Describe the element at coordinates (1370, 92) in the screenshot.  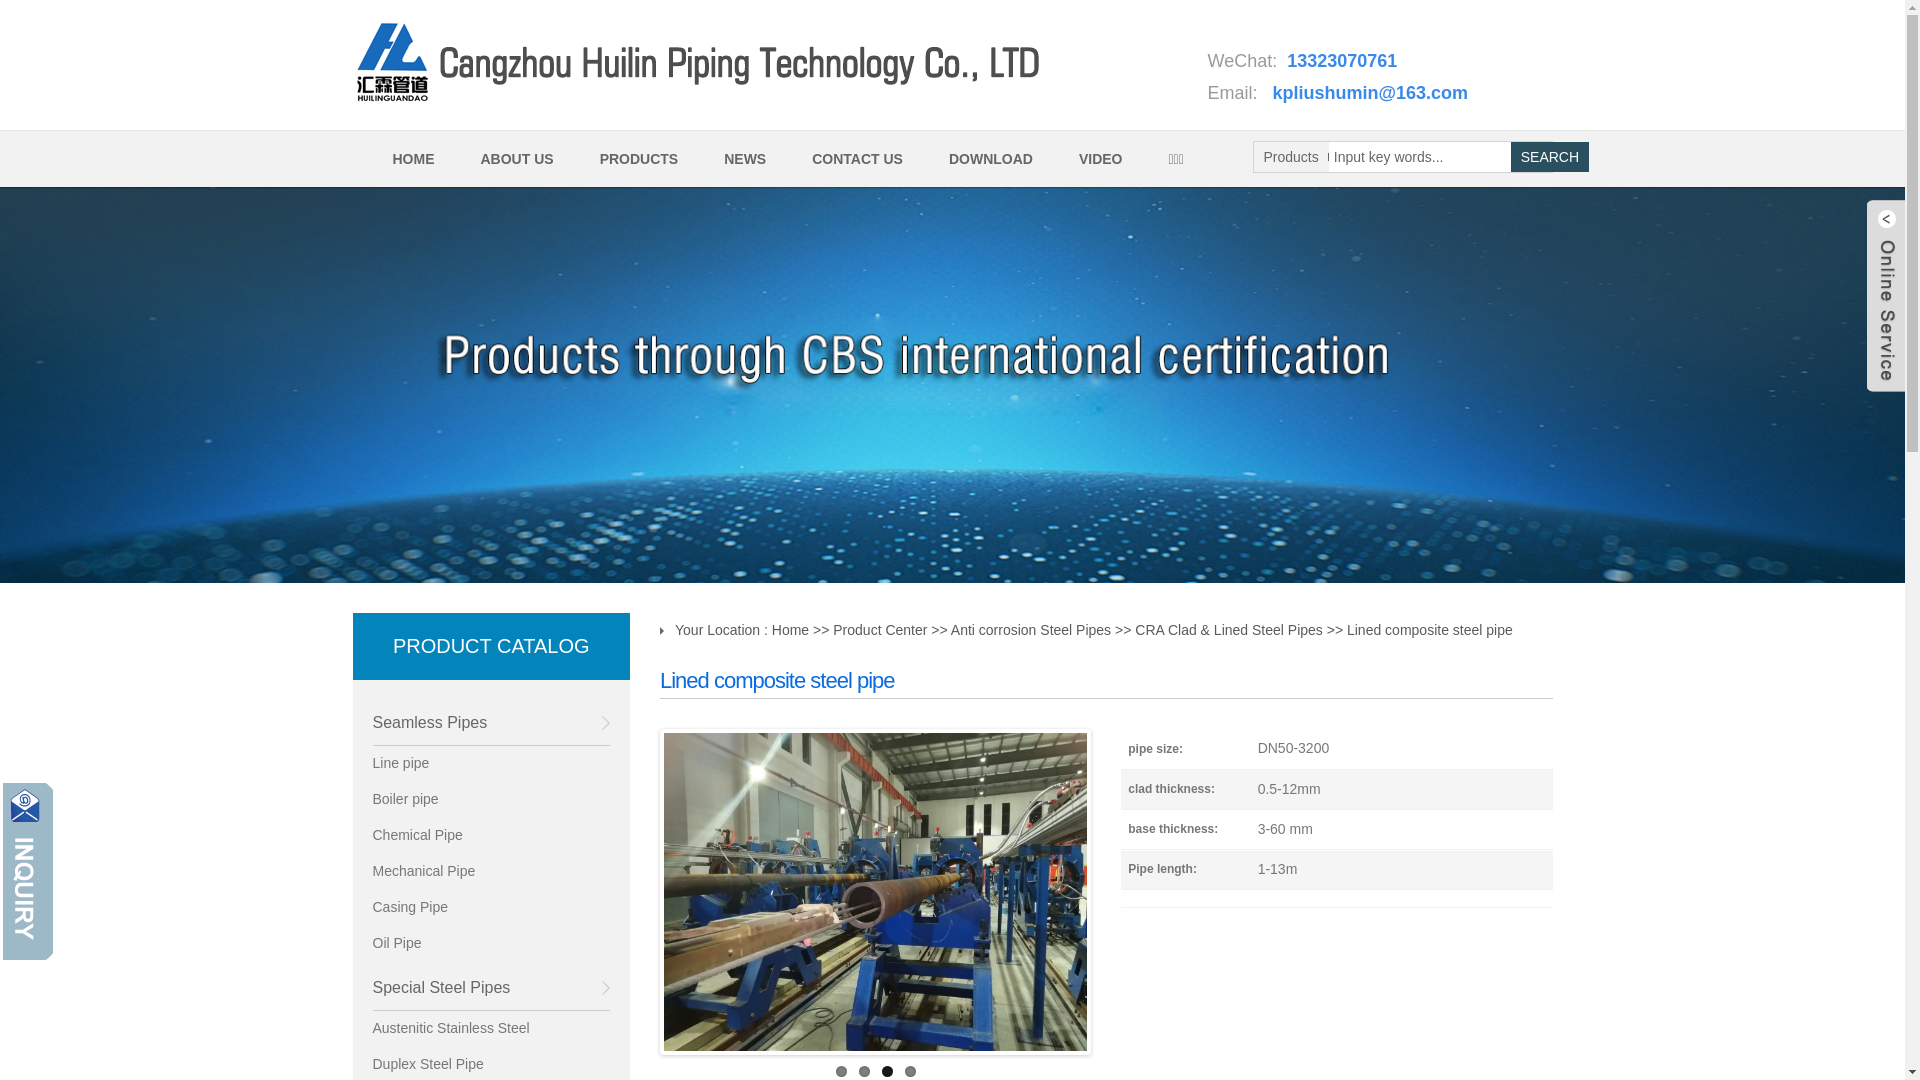
I see `'kpliushumin@163.com'` at that location.